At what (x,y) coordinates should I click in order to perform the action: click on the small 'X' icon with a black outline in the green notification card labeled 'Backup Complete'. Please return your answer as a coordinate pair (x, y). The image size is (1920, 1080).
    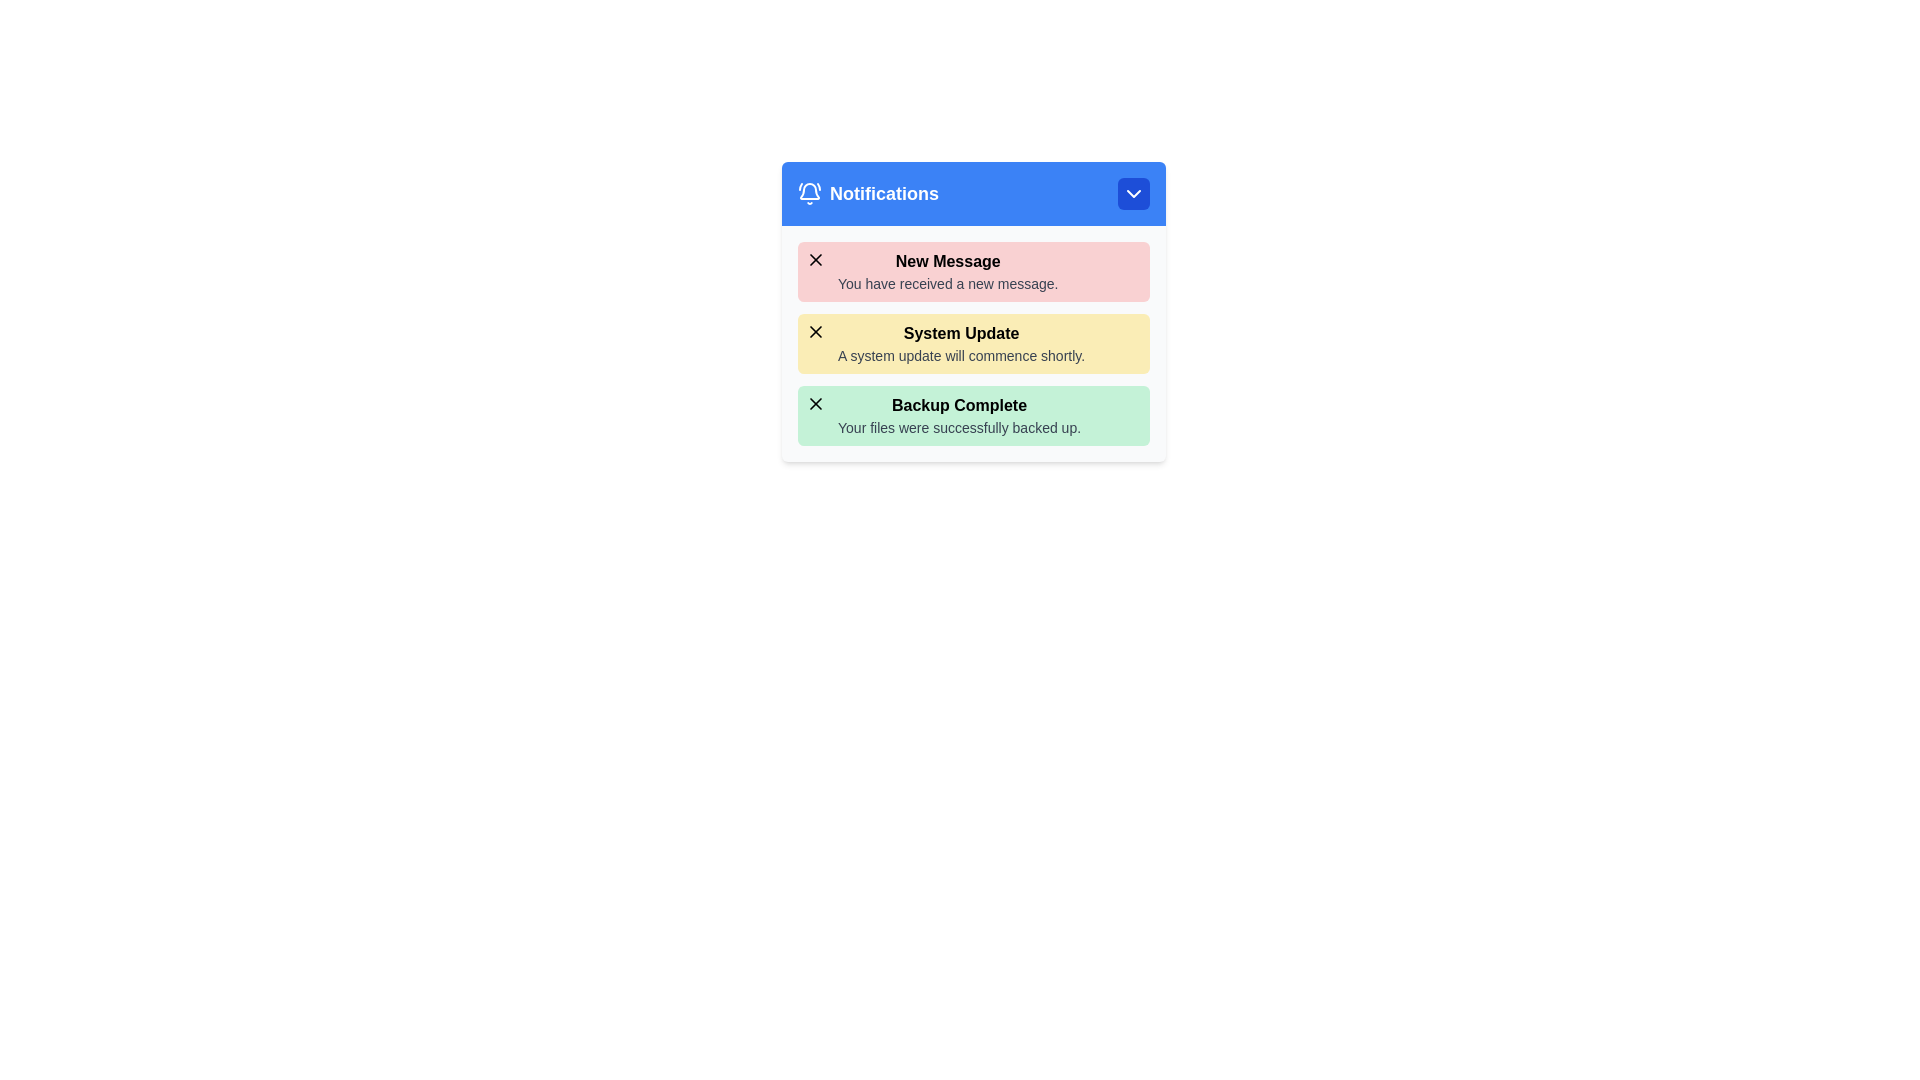
    Looking at the image, I should click on (816, 404).